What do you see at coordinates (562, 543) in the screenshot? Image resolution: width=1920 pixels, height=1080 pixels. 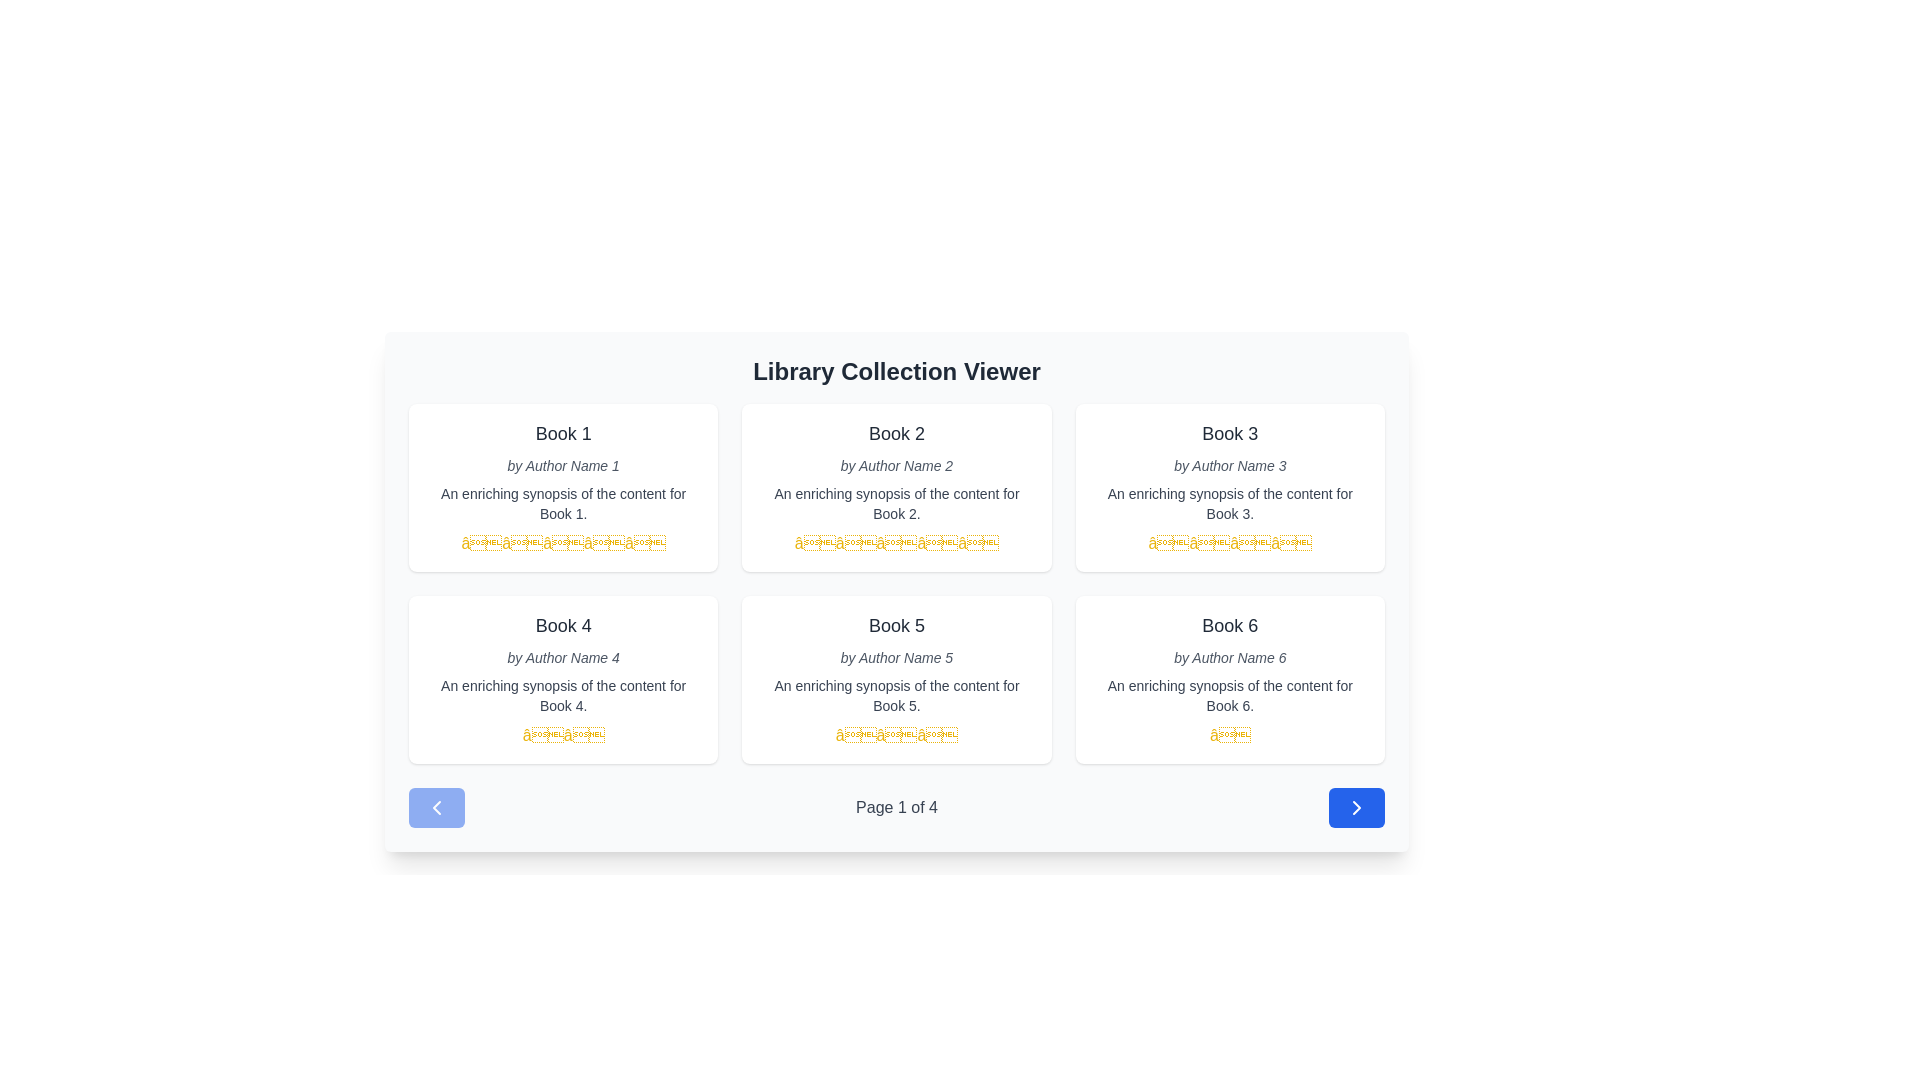 I see `the third static rating star in the horizontal sequence of five stars under the book title 'Book 1'` at bounding box center [562, 543].